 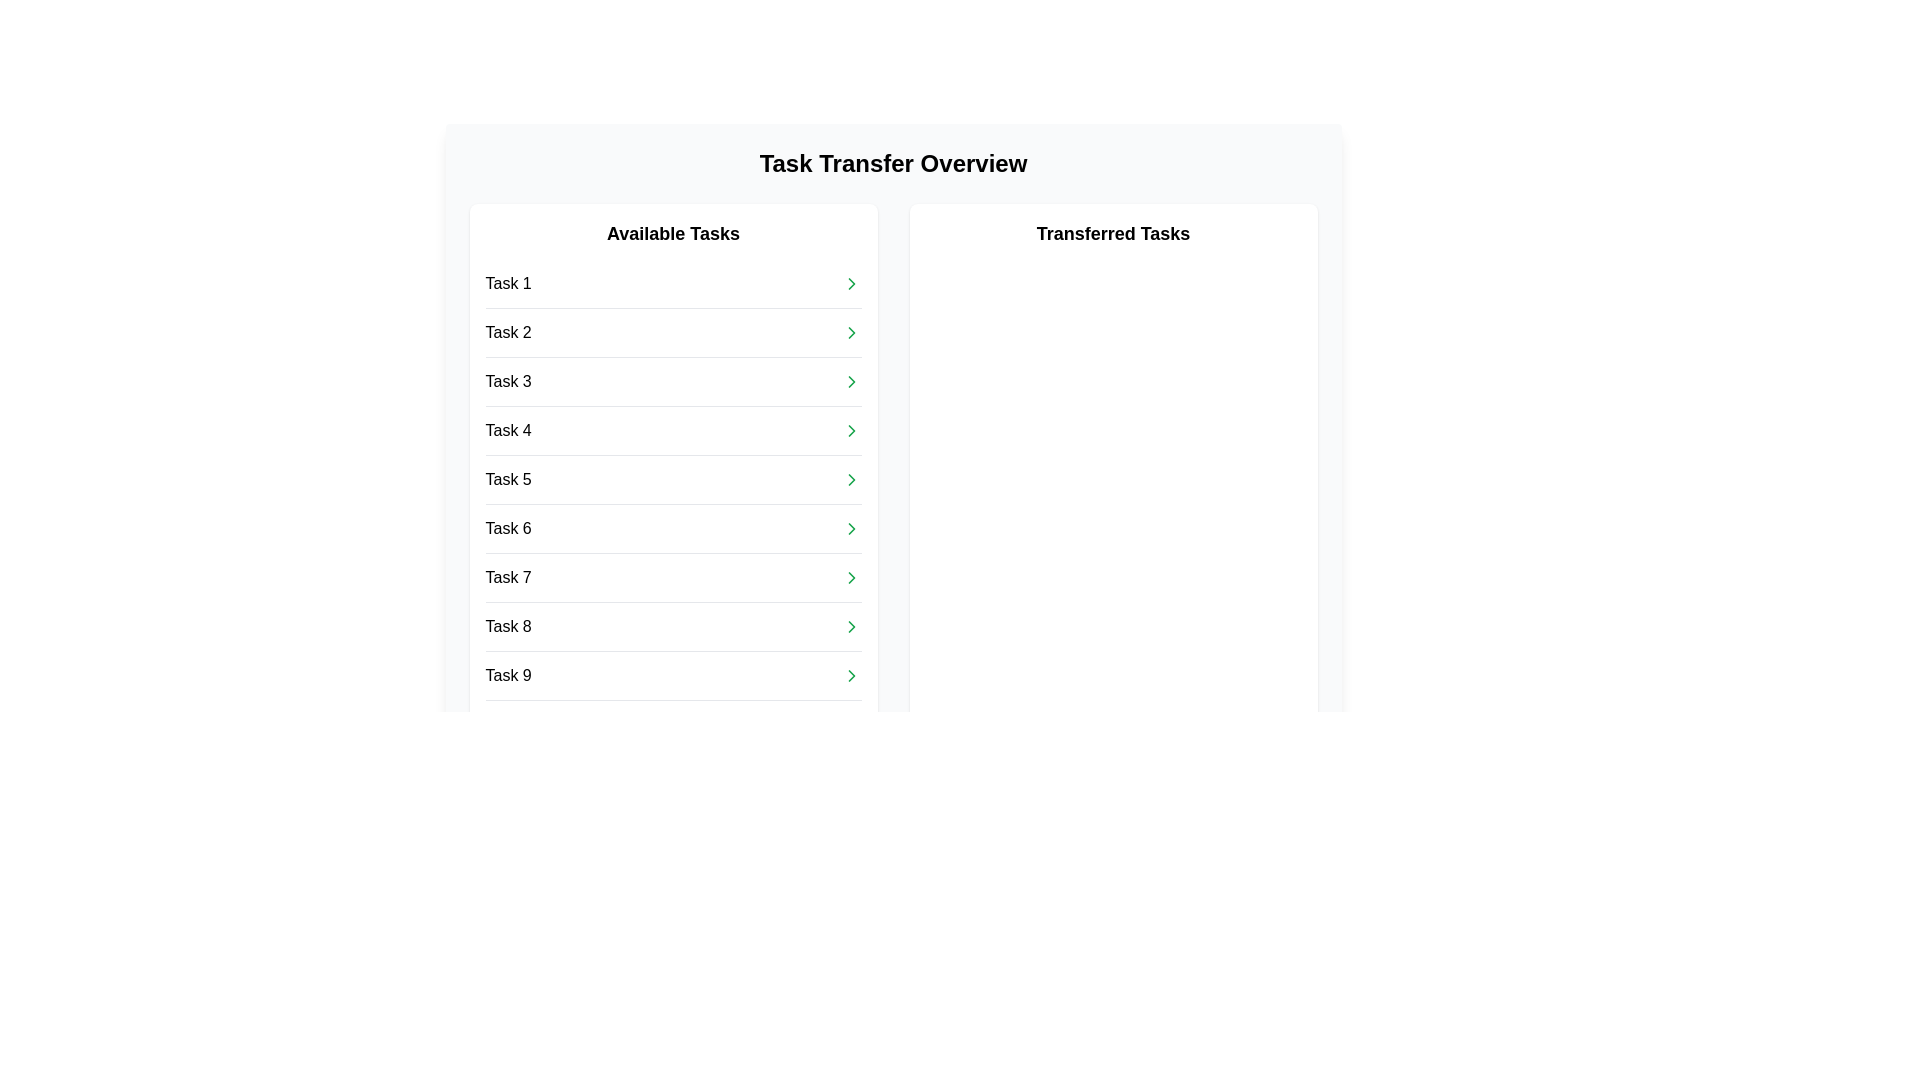 What do you see at coordinates (851, 527) in the screenshot?
I see `the green chevron icon located next to 'Task 6' in the 'Available Tasks' section` at bounding box center [851, 527].